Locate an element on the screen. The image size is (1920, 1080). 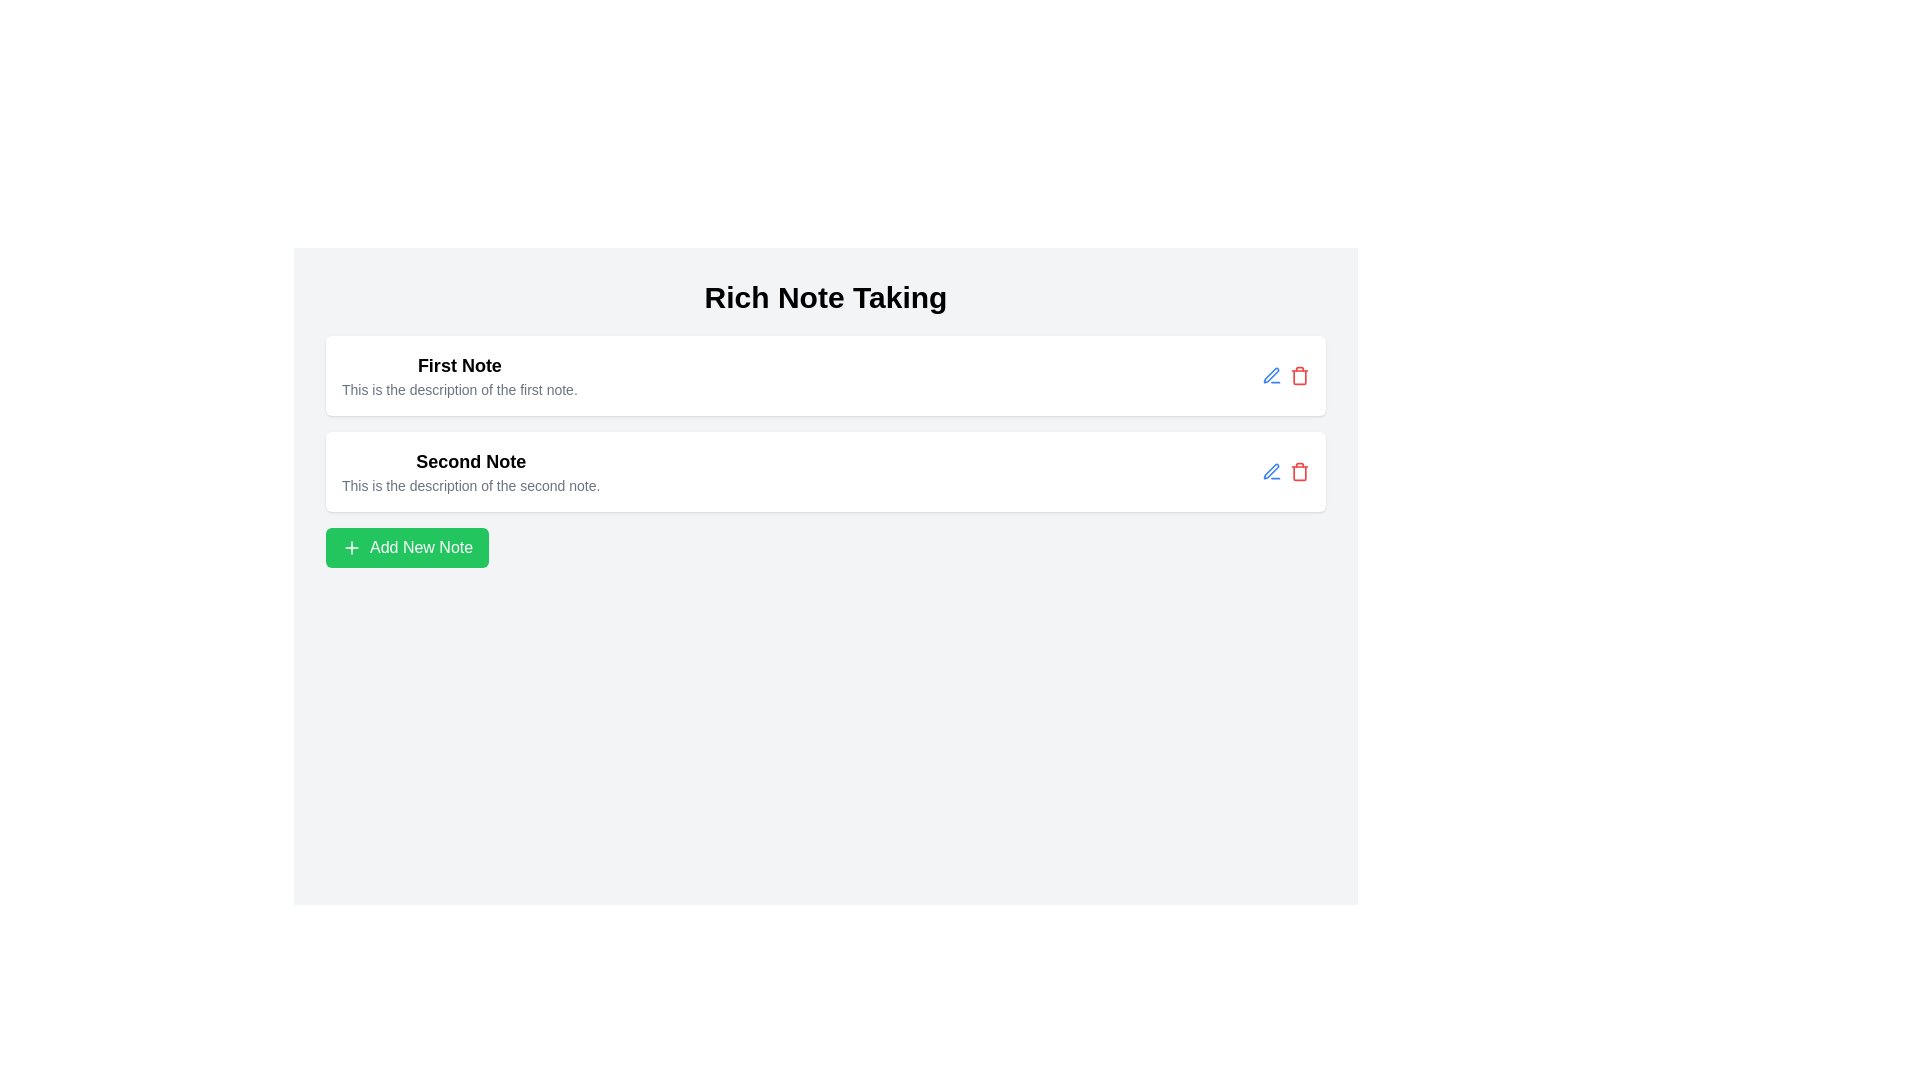
the green 'Add New Note' button with white text and a plus icon, located centrally below the note descriptions is located at coordinates (406, 547).